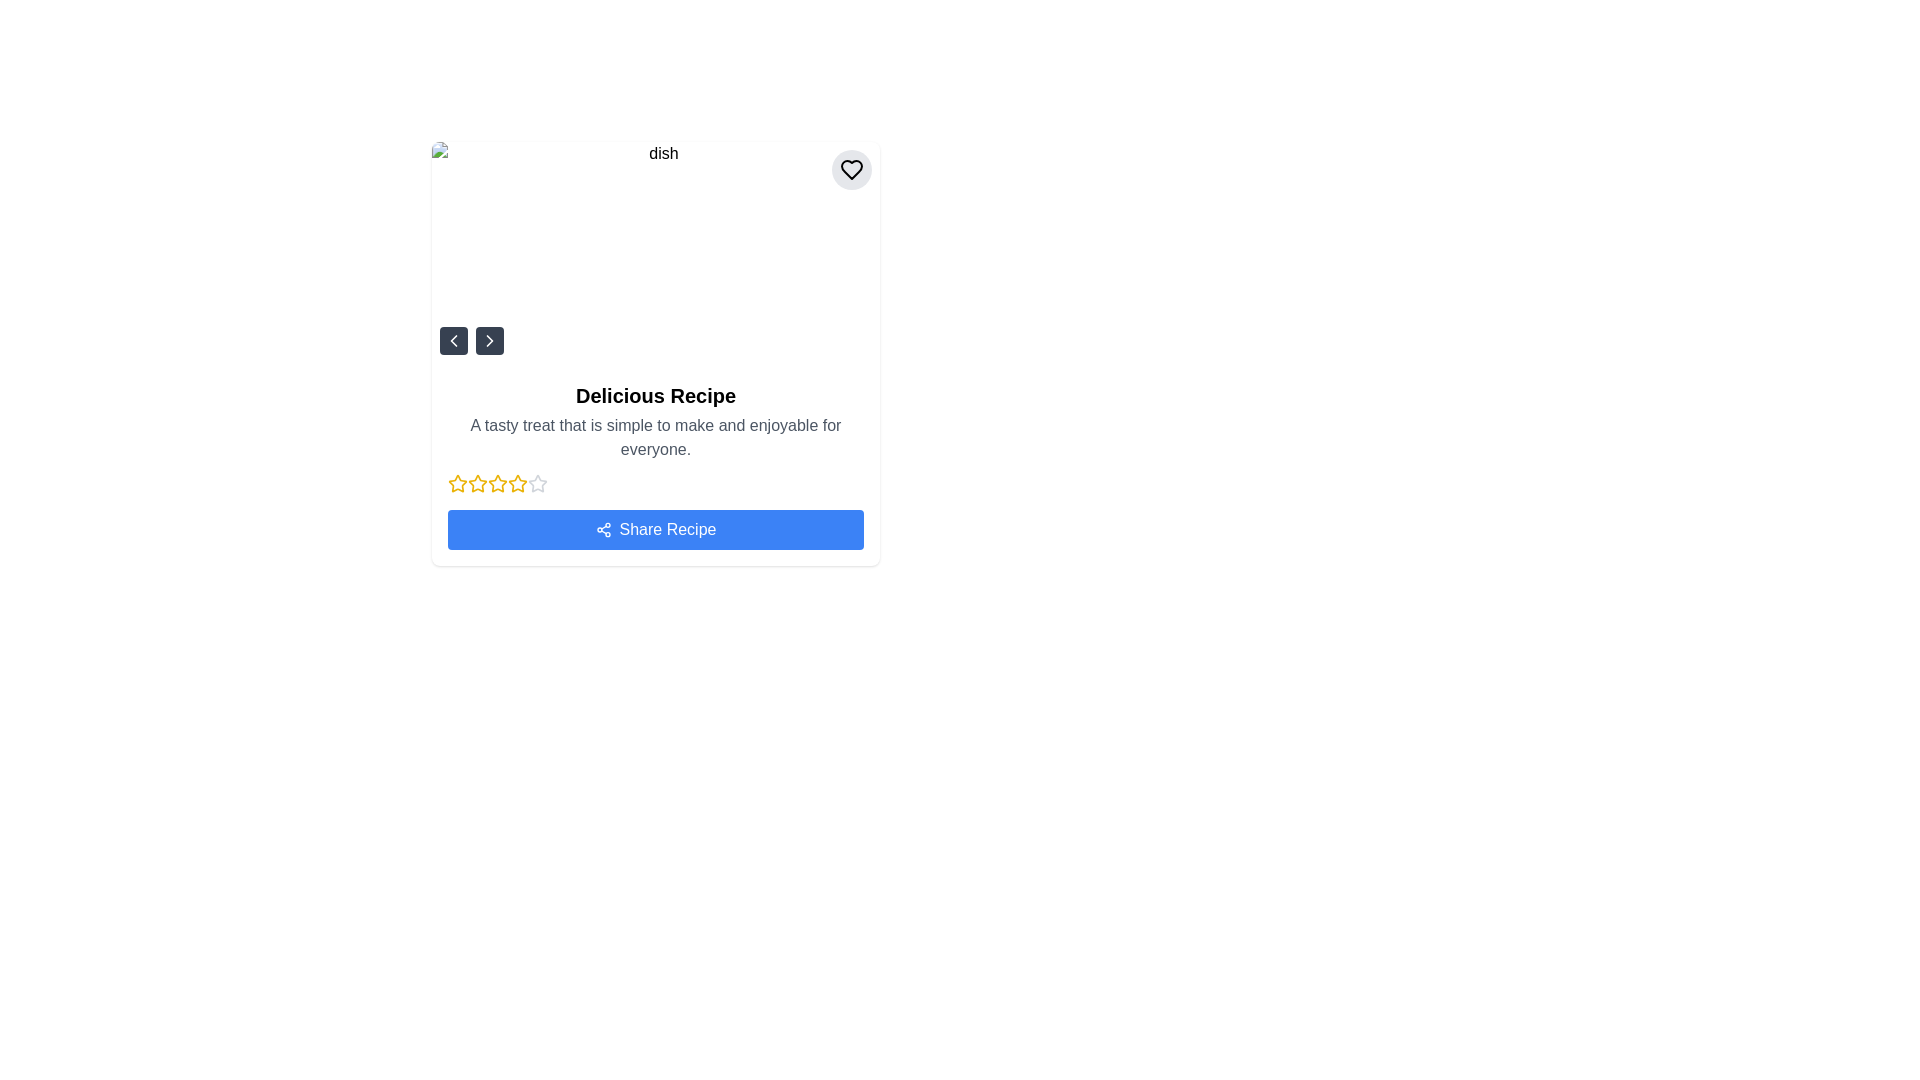 The image size is (1920, 1080). What do you see at coordinates (456, 483) in the screenshot?
I see `the first star-shaped rating icon with a yellow border located below the 'Delicious Recipe' text to rate it` at bounding box center [456, 483].